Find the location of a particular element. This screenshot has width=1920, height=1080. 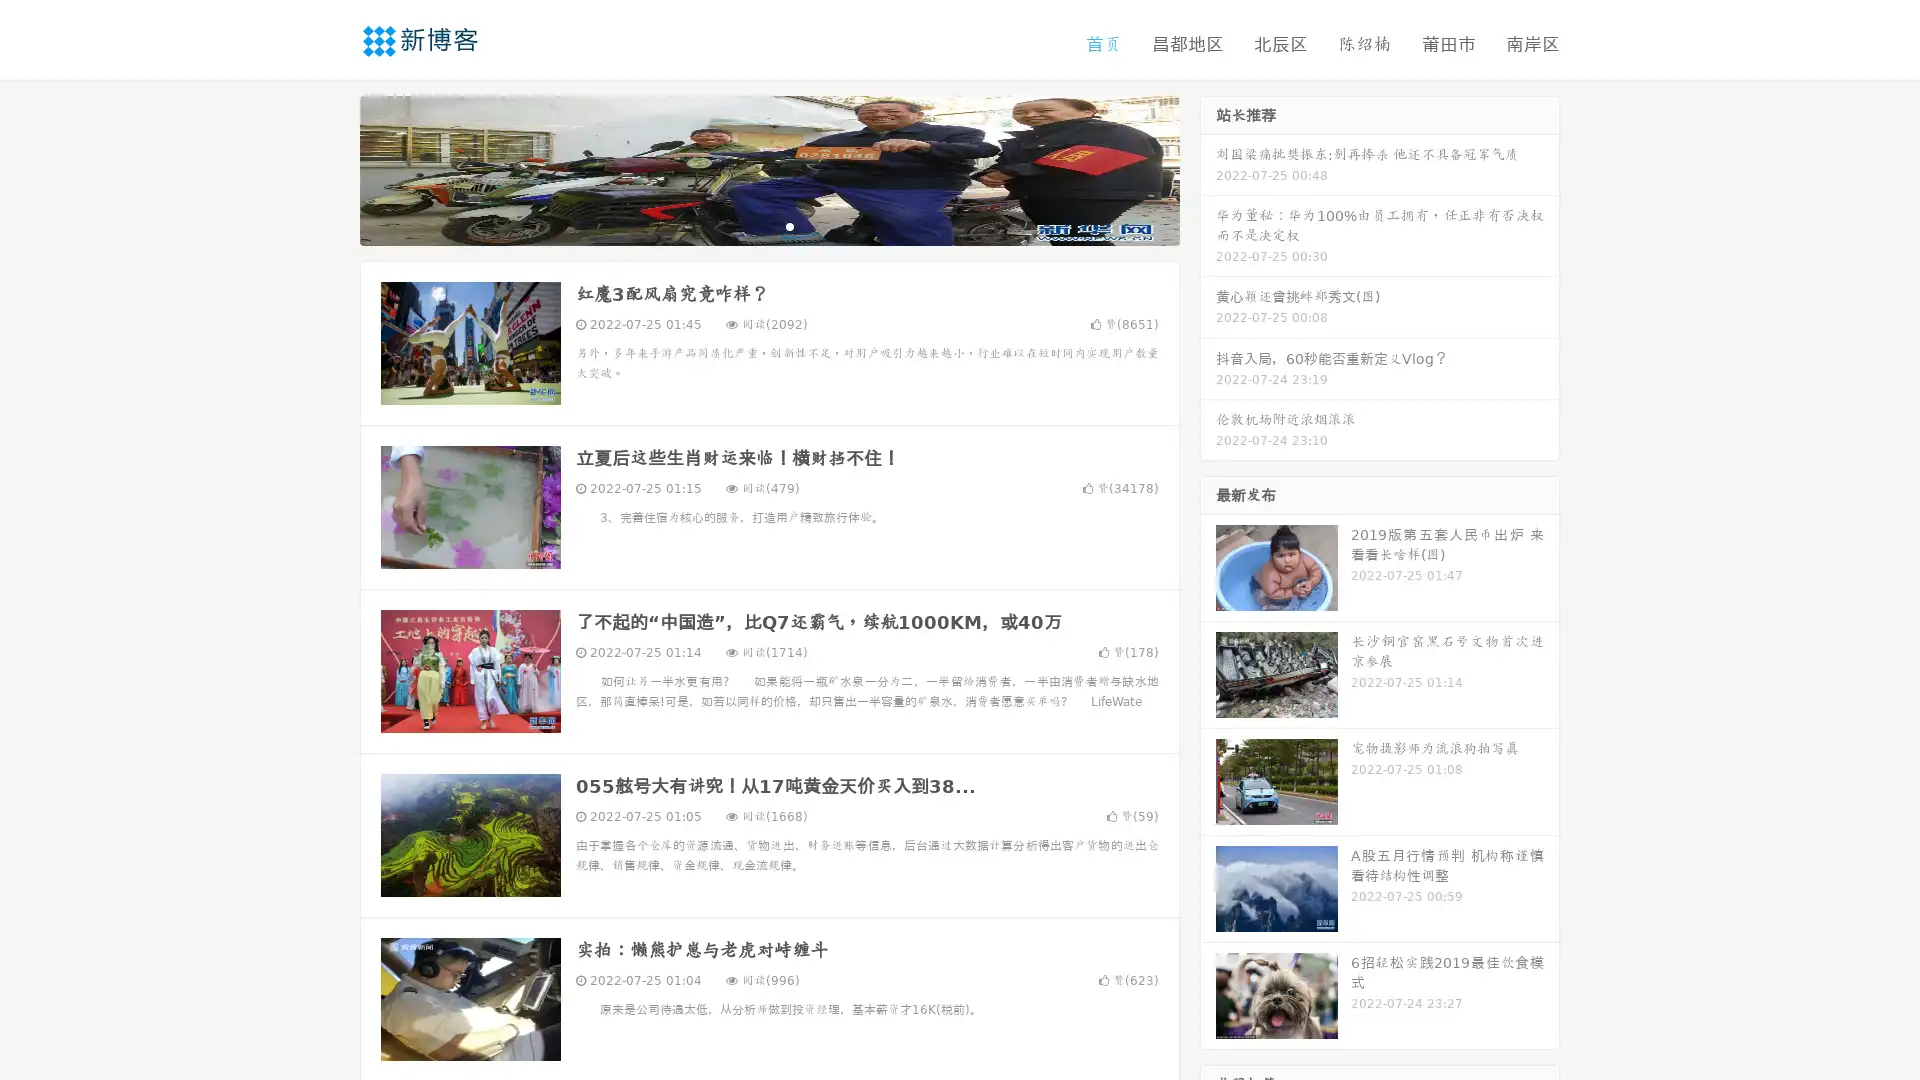

Go to slide 1 is located at coordinates (748, 225).